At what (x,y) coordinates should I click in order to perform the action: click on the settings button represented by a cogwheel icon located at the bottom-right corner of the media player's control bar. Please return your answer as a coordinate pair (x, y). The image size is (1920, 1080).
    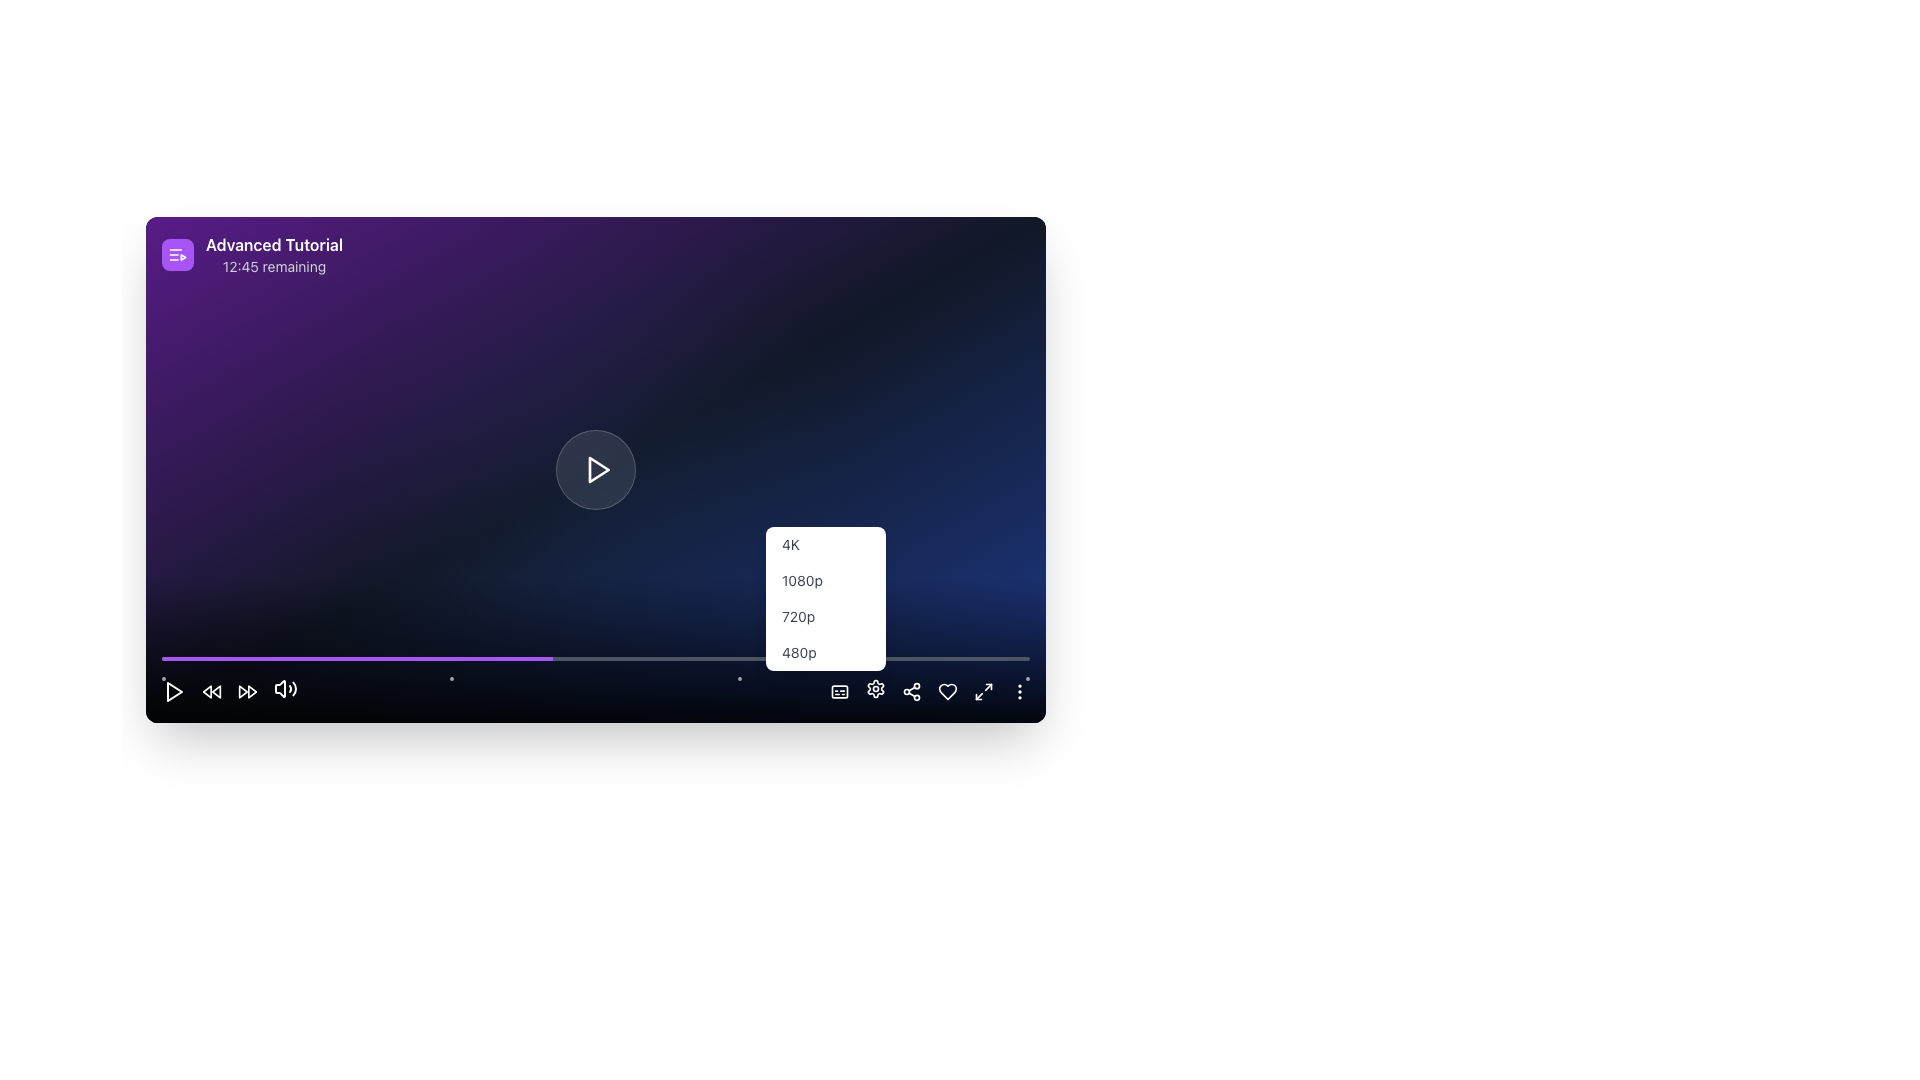
    Looking at the image, I should click on (875, 688).